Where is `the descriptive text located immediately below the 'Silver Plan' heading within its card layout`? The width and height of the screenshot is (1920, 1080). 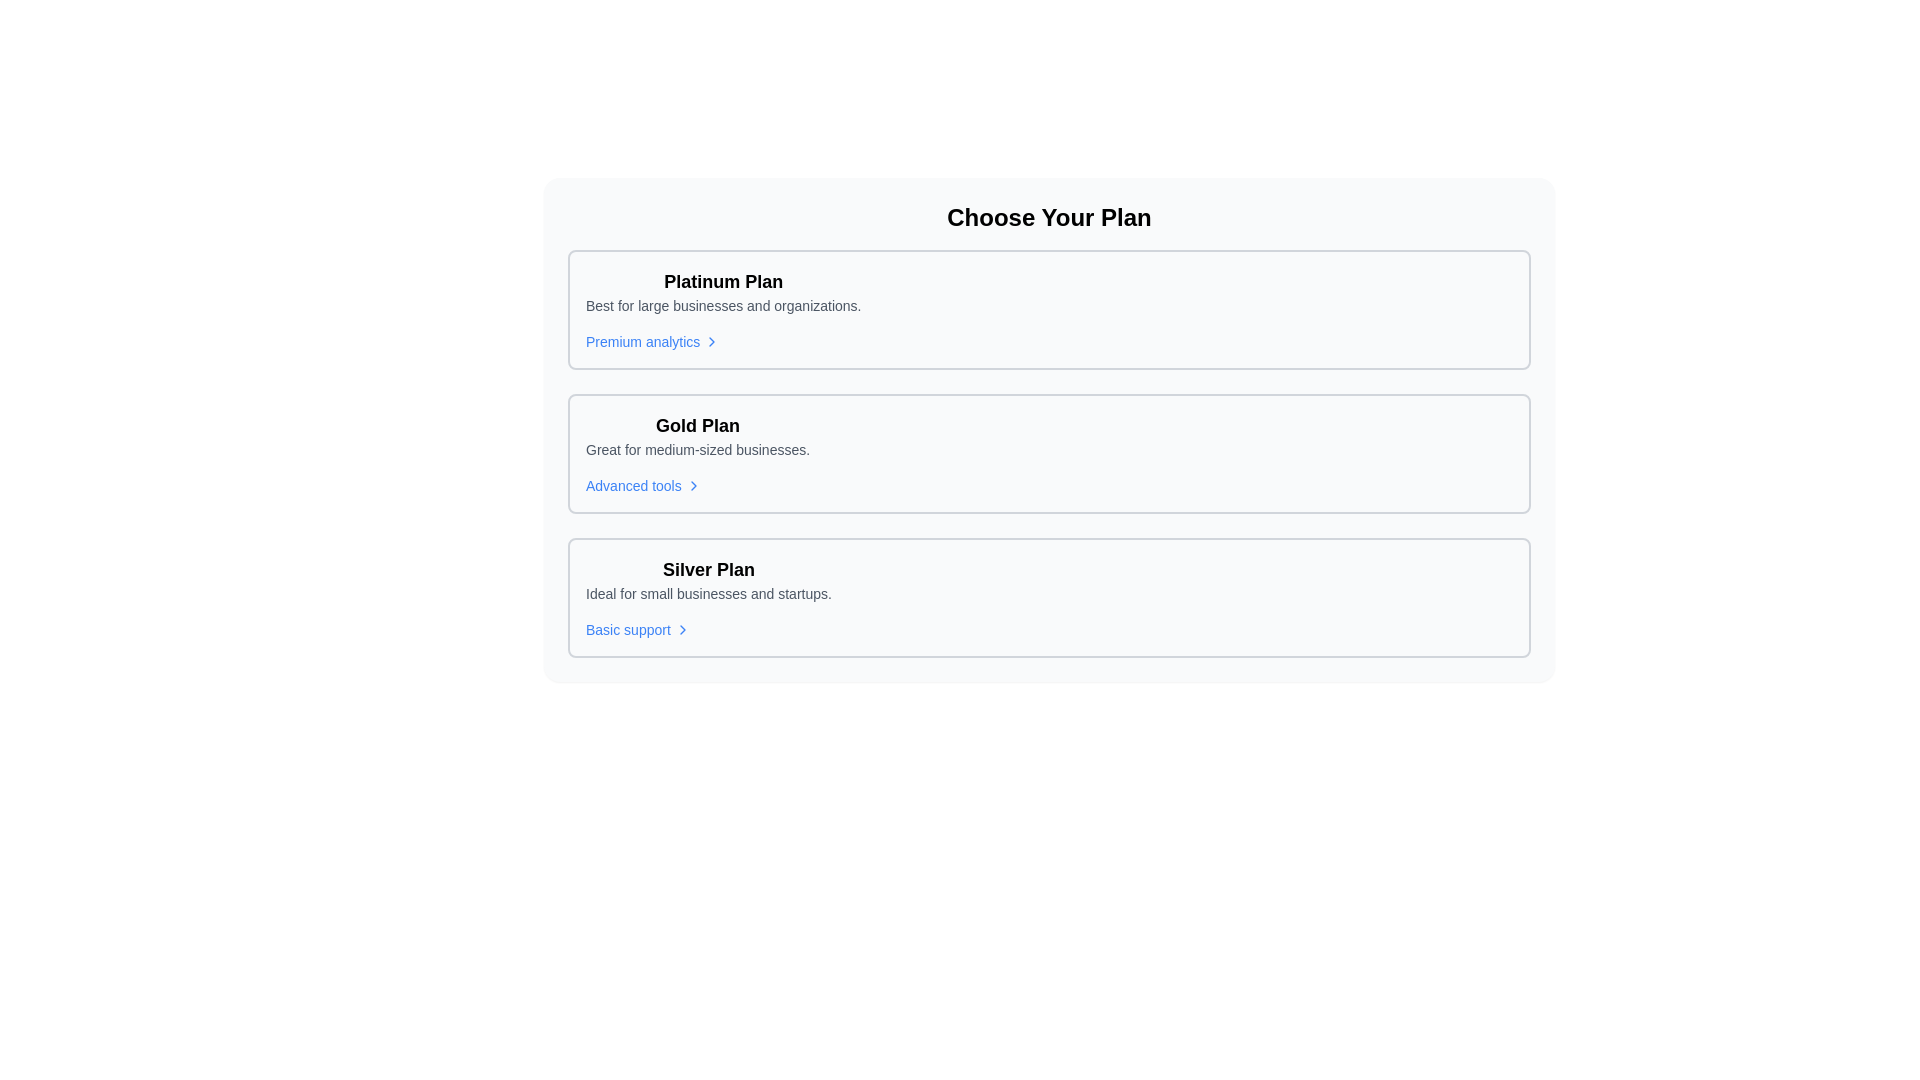
the descriptive text located immediately below the 'Silver Plan' heading within its card layout is located at coordinates (708, 593).